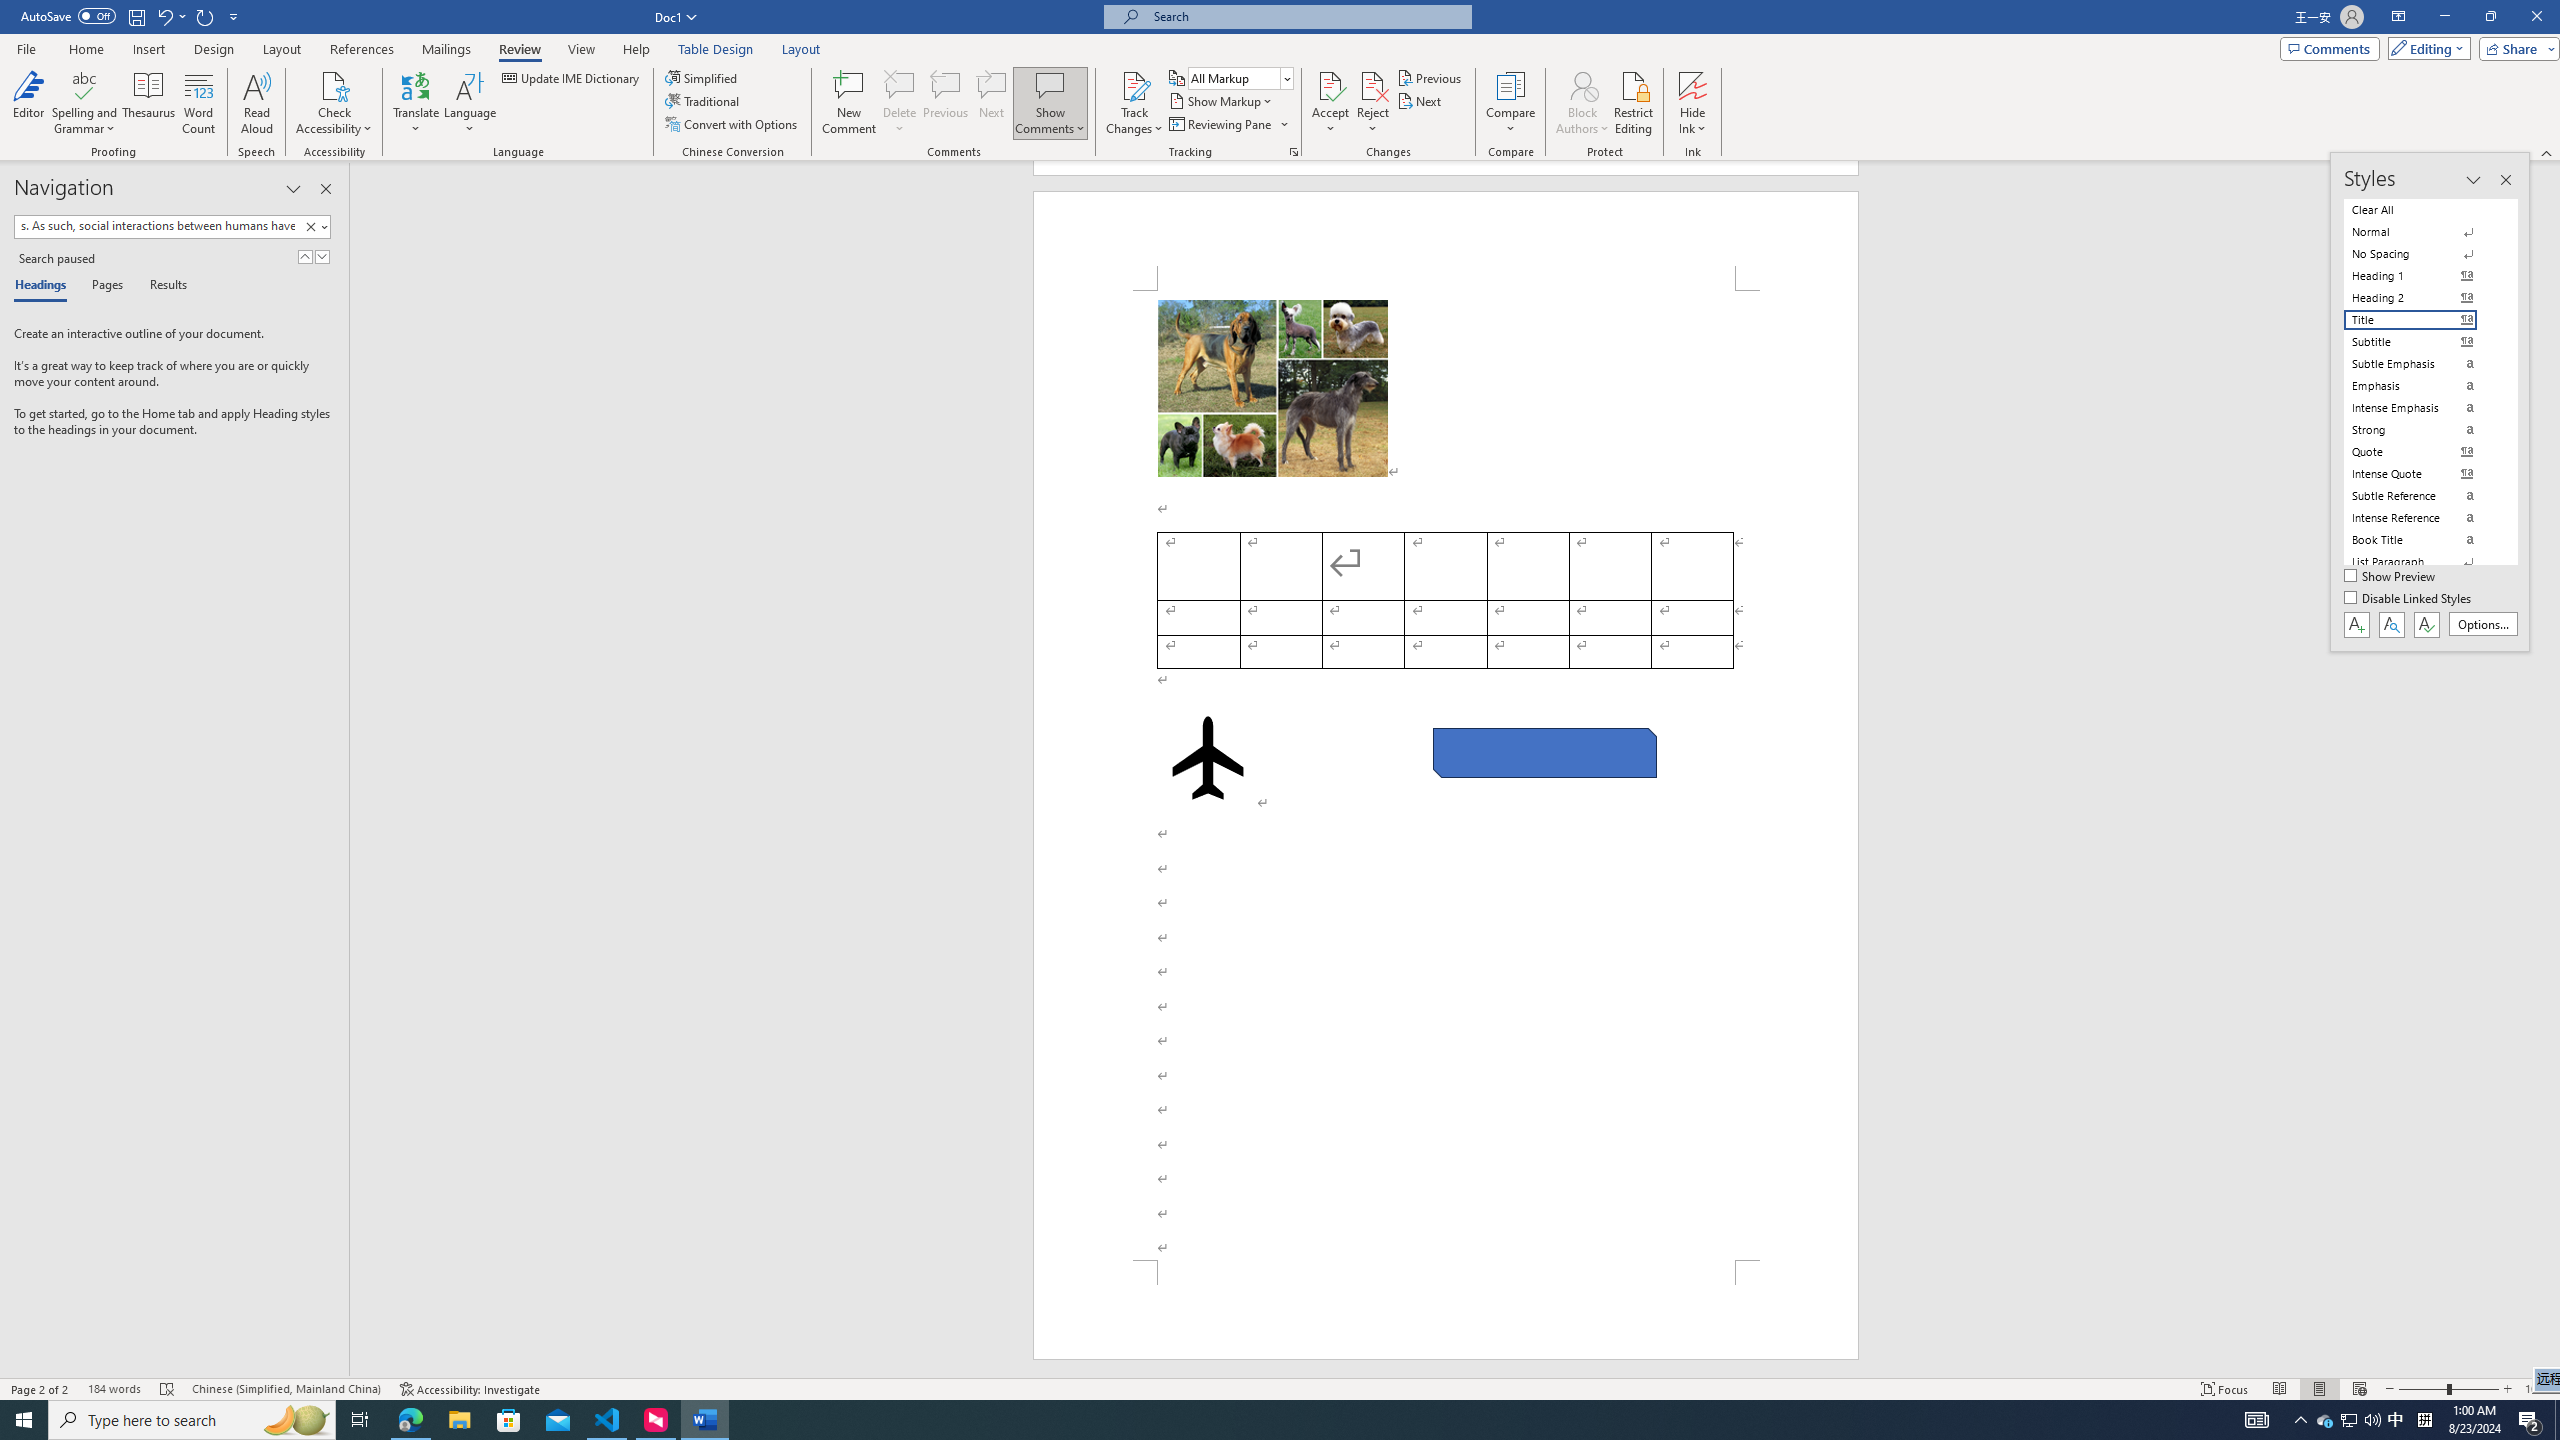  What do you see at coordinates (2422, 474) in the screenshot?
I see `'Intense Quote'` at bounding box center [2422, 474].